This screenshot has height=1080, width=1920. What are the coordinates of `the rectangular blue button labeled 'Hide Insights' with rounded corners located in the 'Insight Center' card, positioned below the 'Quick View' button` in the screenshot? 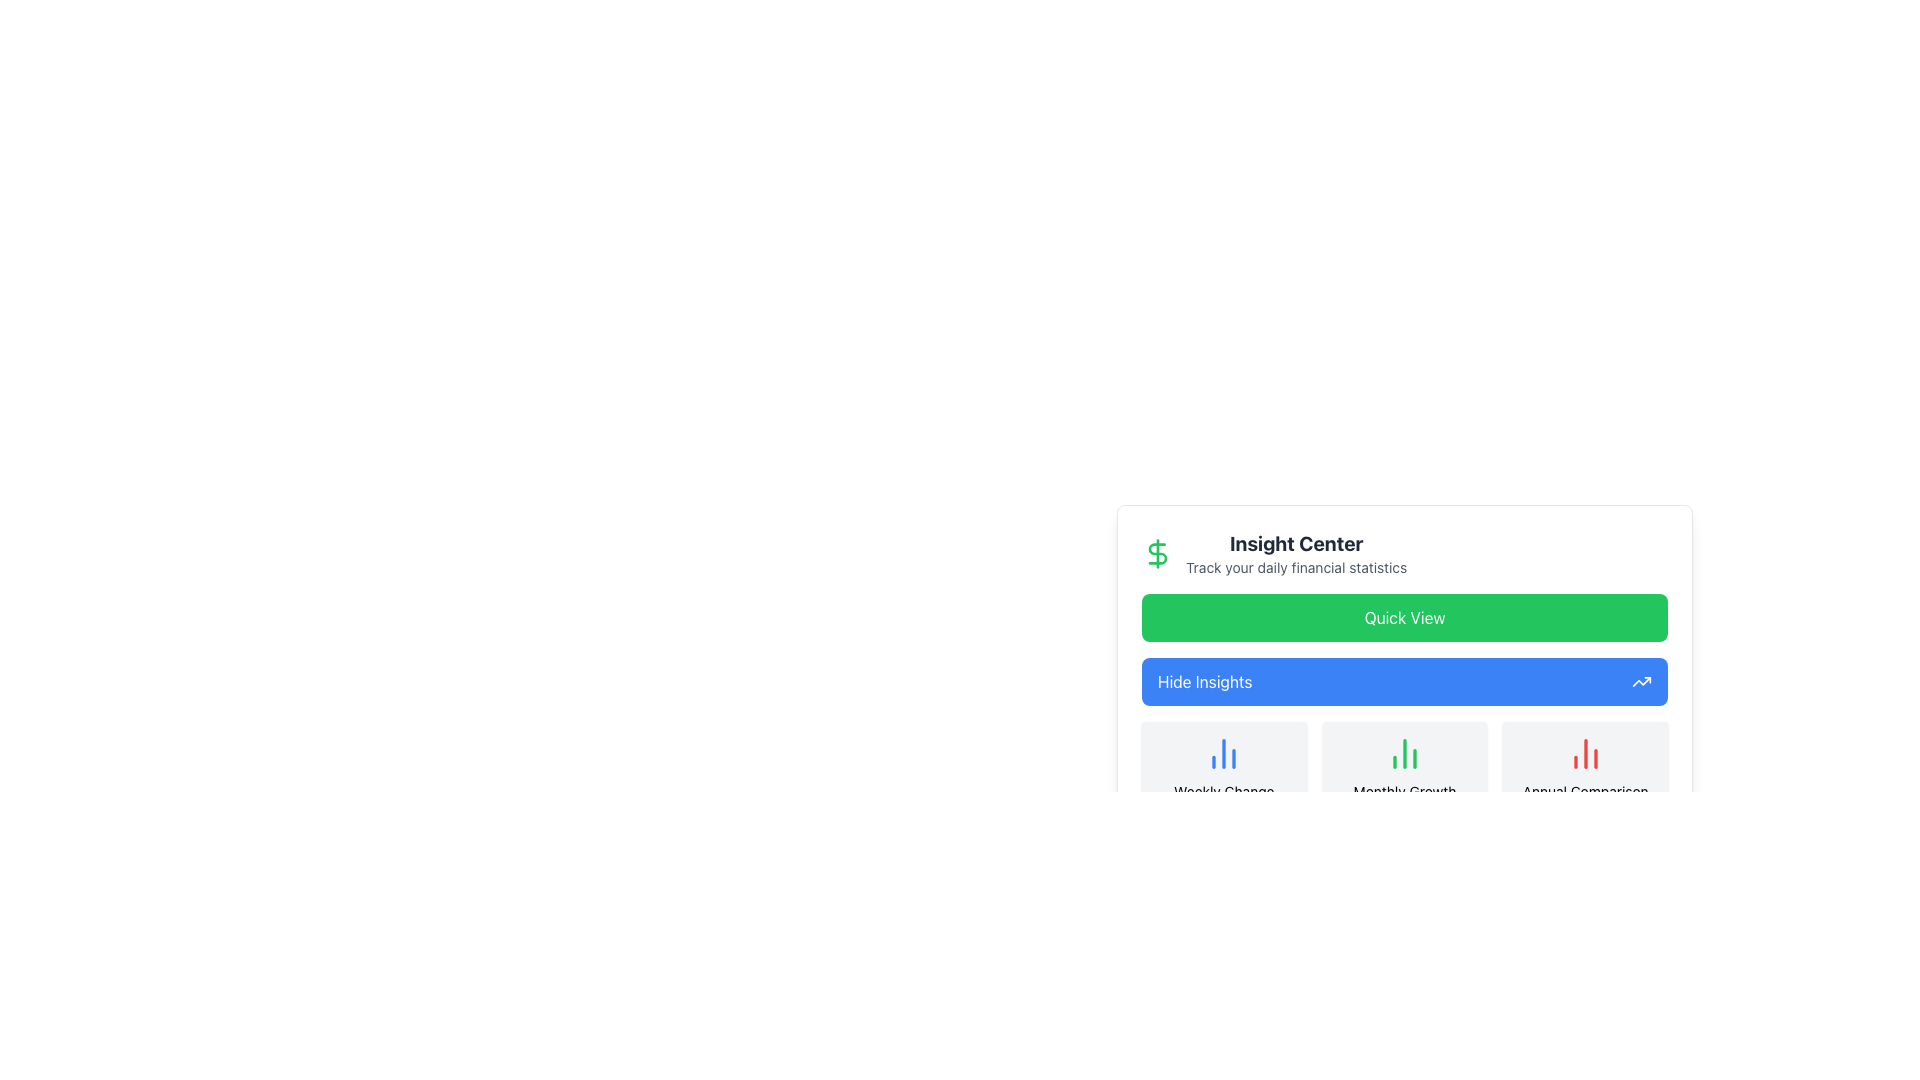 It's located at (1404, 681).